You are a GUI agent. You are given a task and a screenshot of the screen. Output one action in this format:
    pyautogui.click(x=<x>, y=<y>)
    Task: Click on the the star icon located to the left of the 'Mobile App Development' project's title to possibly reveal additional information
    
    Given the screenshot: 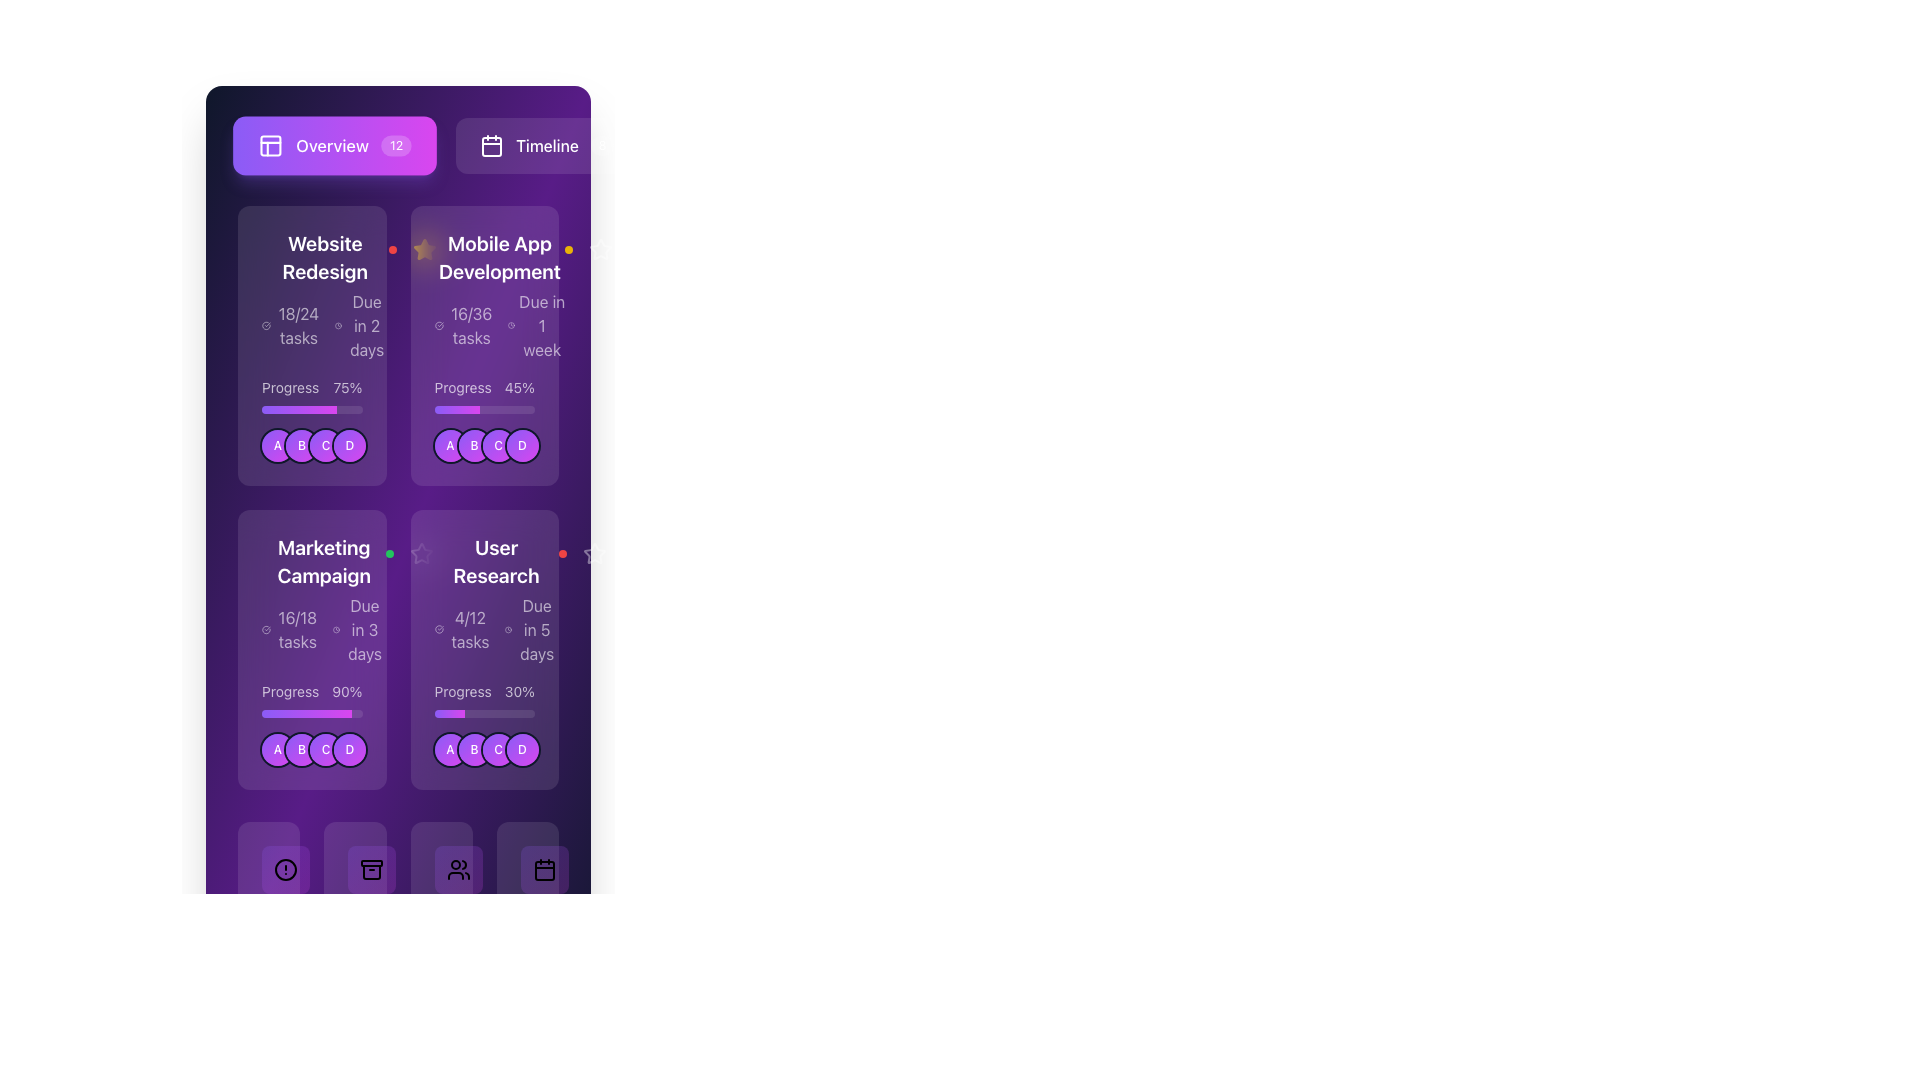 What is the action you would take?
    pyautogui.click(x=437, y=249)
    